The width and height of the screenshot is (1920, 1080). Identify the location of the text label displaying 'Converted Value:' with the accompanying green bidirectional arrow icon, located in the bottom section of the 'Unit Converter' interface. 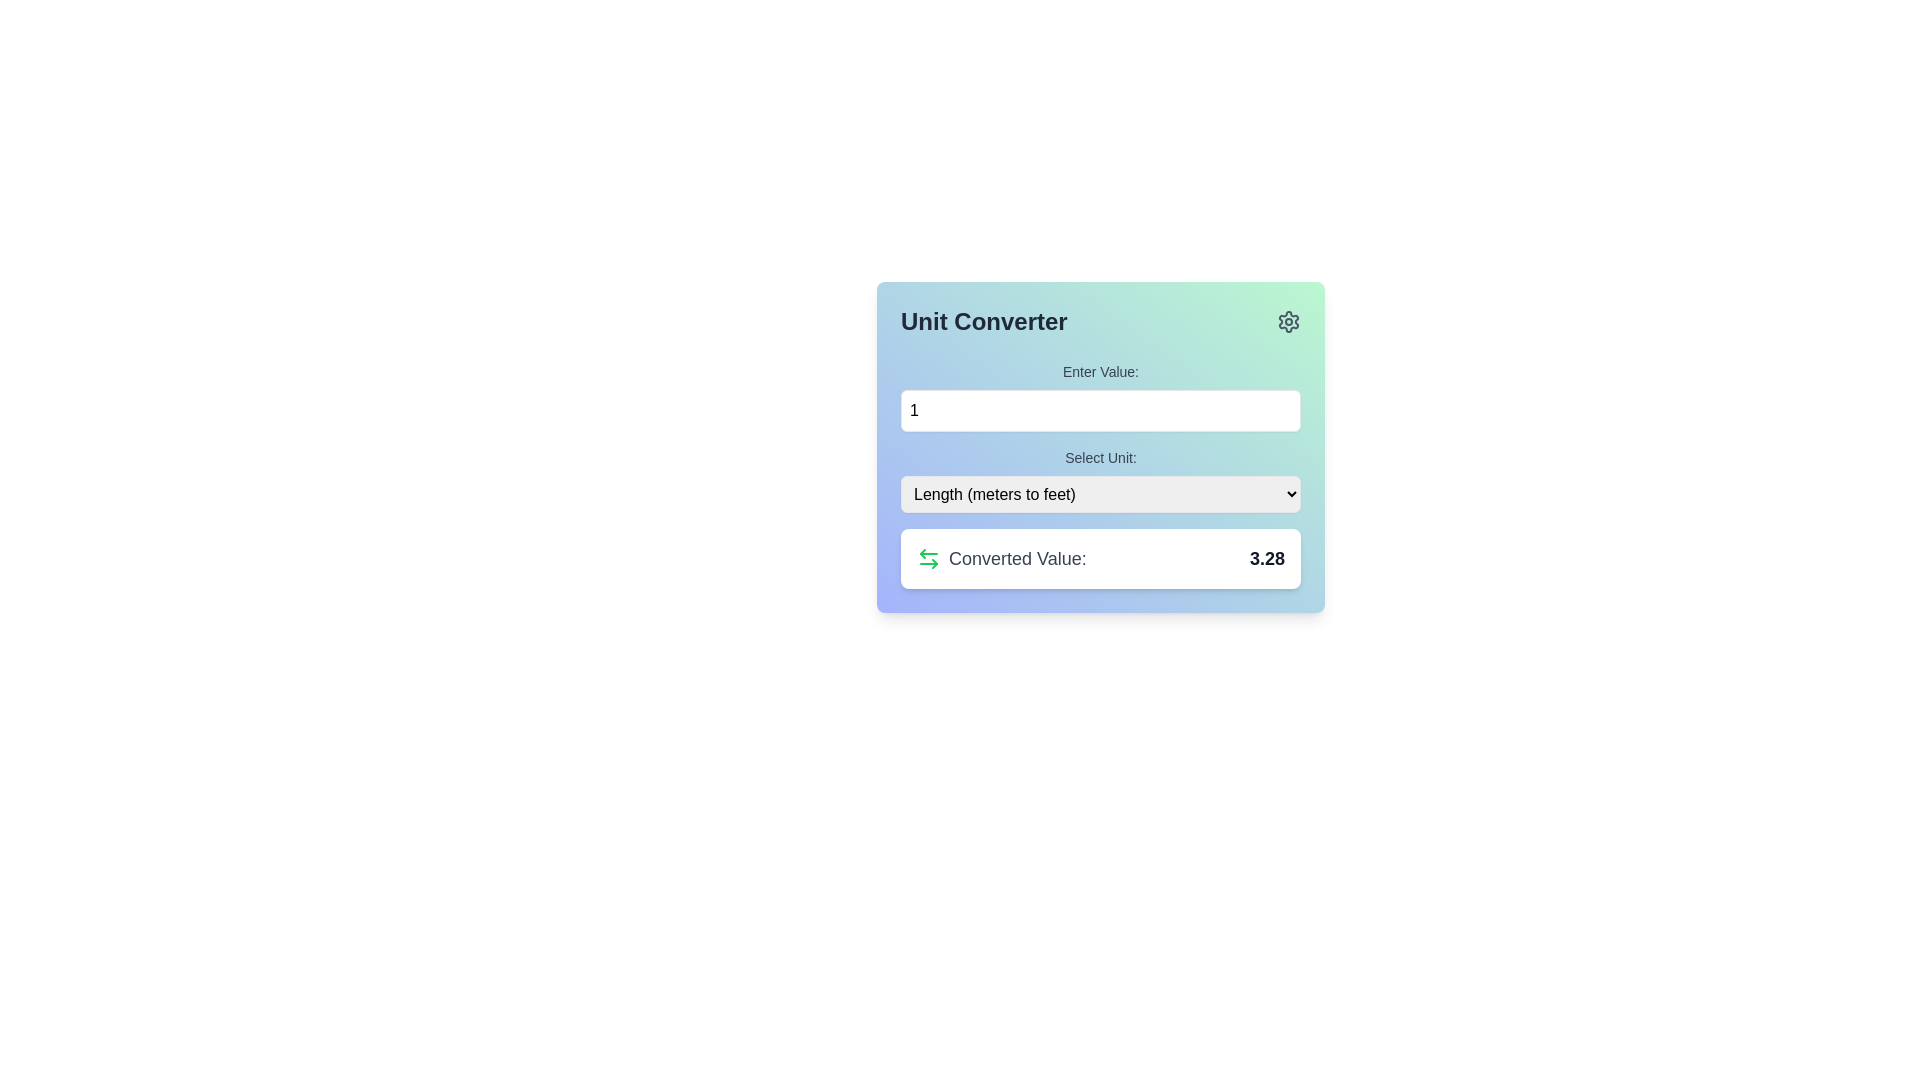
(1001, 559).